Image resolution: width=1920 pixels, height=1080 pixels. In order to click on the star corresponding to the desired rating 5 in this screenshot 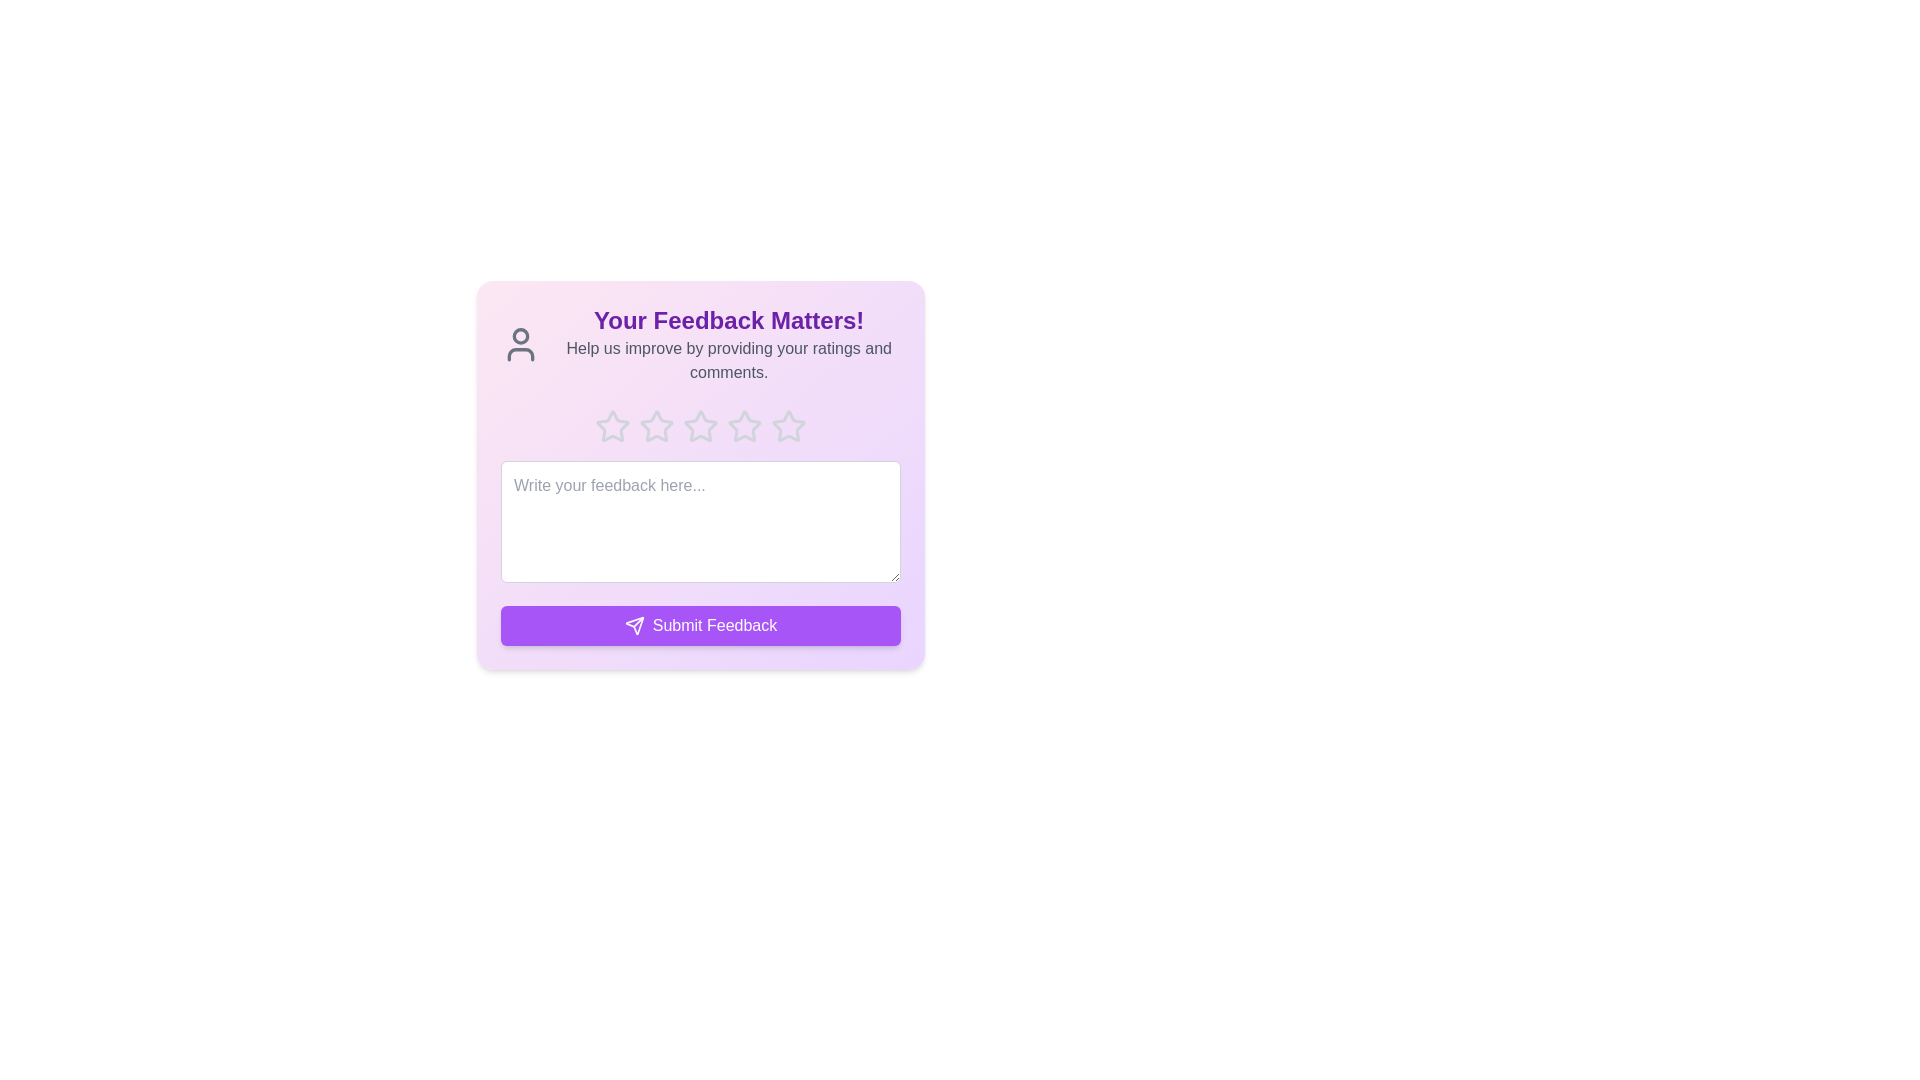, I will do `click(787, 426)`.